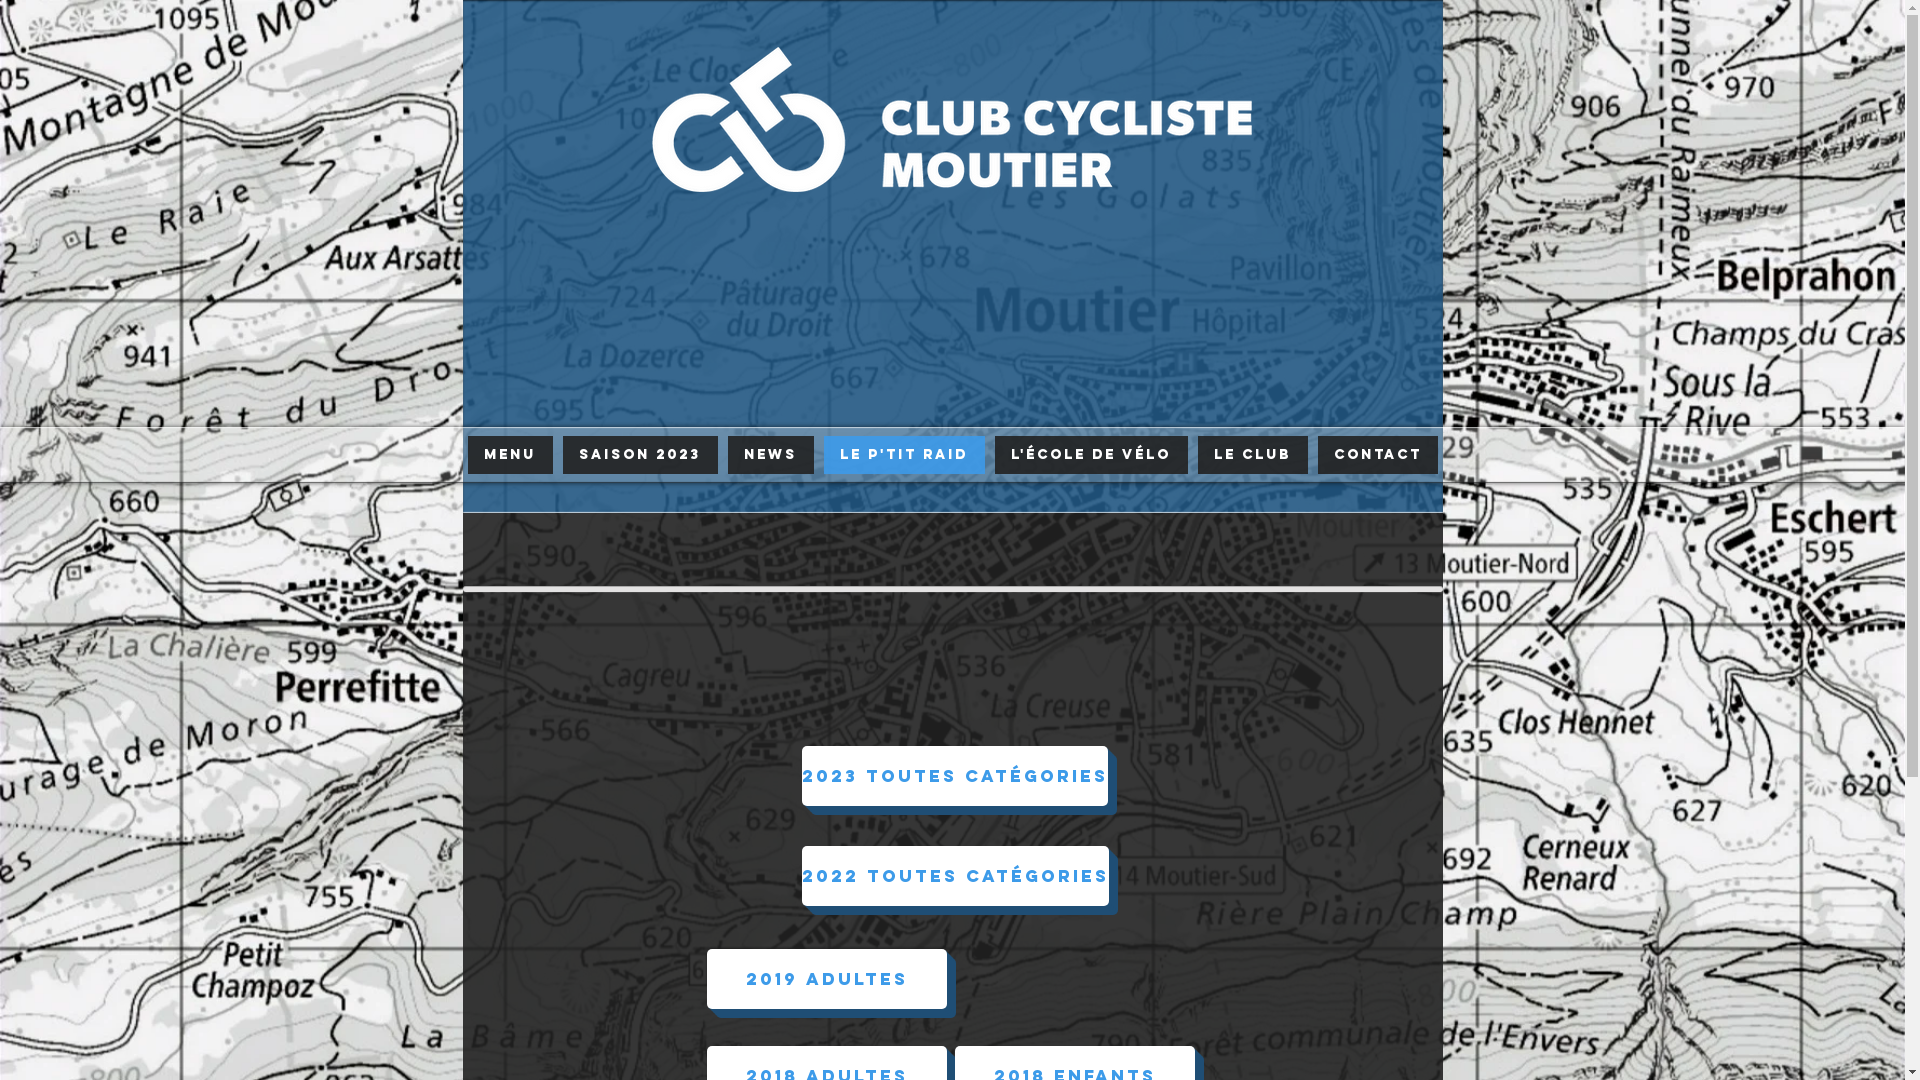 This screenshot has width=1920, height=1080. Describe the element at coordinates (1251, 455) in the screenshot. I see `'LE CLUB'` at that location.